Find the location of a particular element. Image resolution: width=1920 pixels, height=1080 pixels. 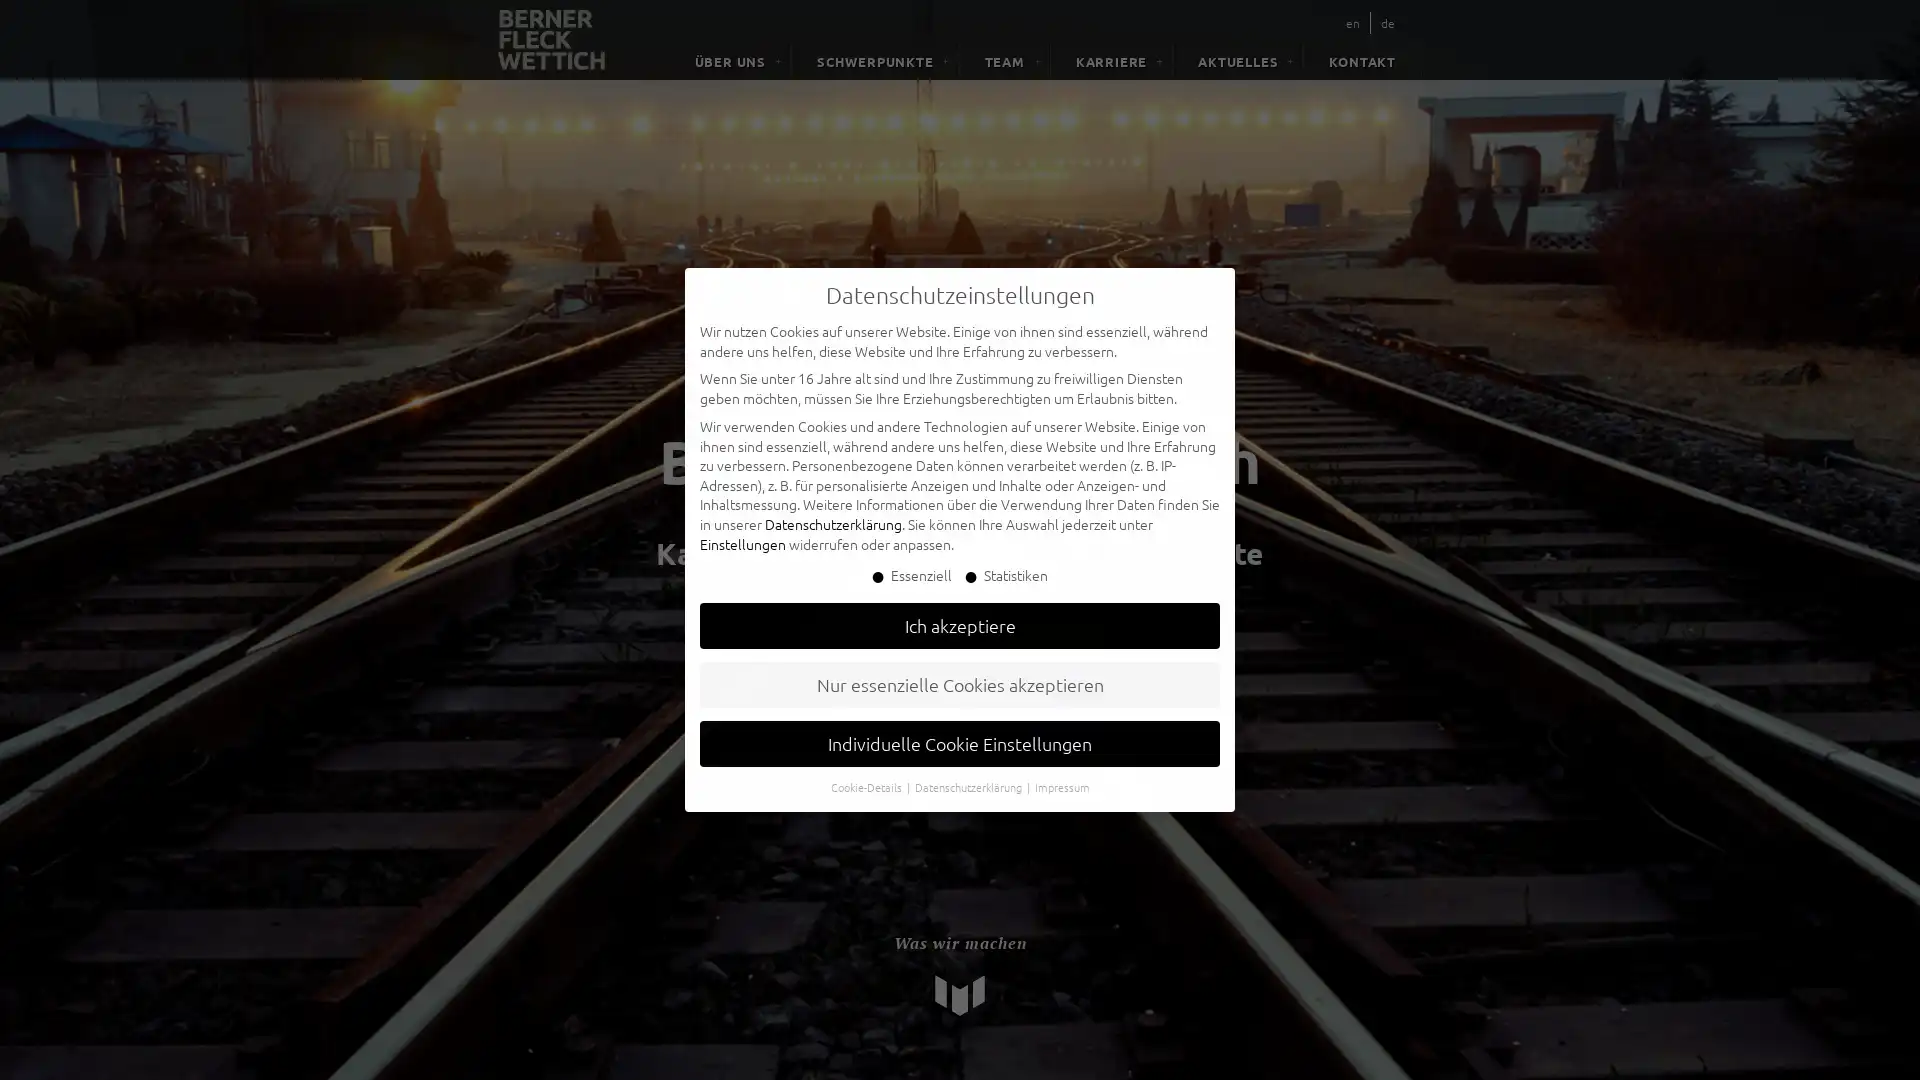

Cookie-Details is located at coordinates (867, 785).